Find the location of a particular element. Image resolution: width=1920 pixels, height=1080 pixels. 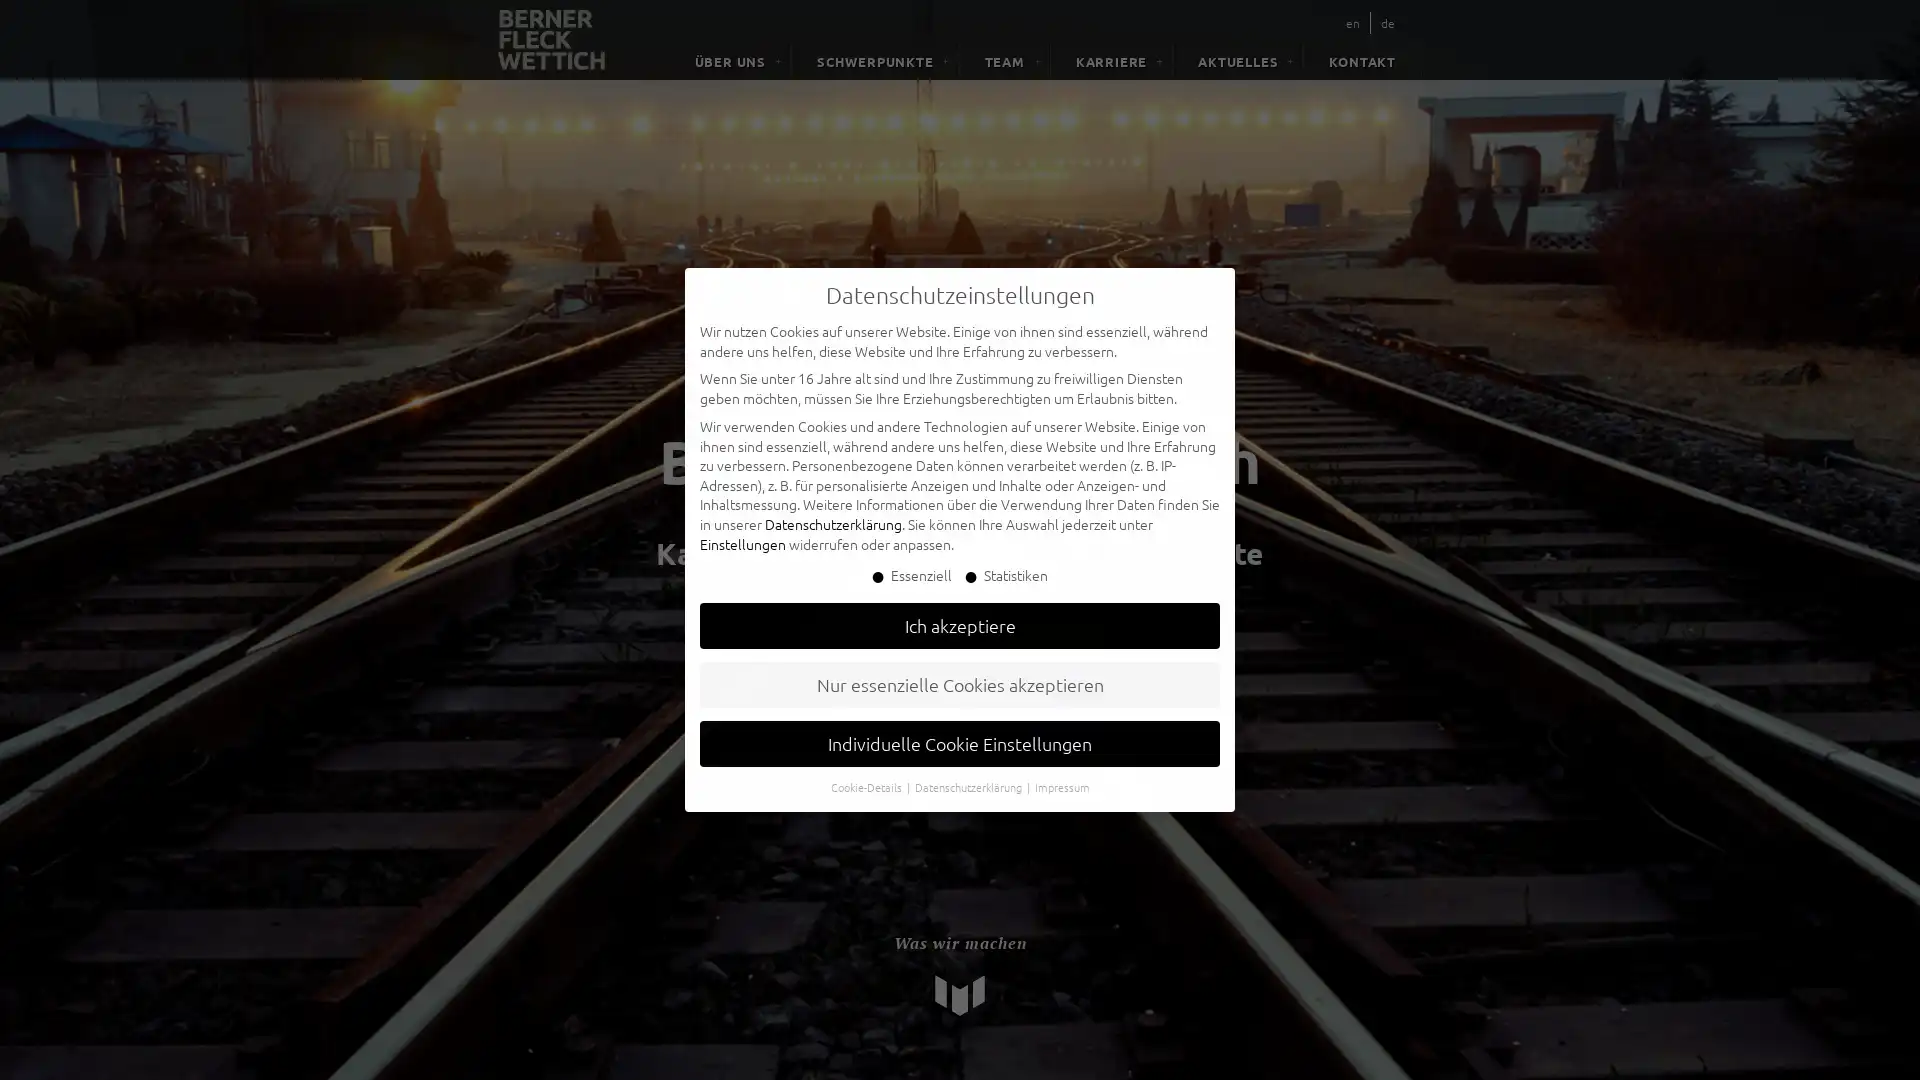

Cookie-Details is located at coordinates (867, 785).